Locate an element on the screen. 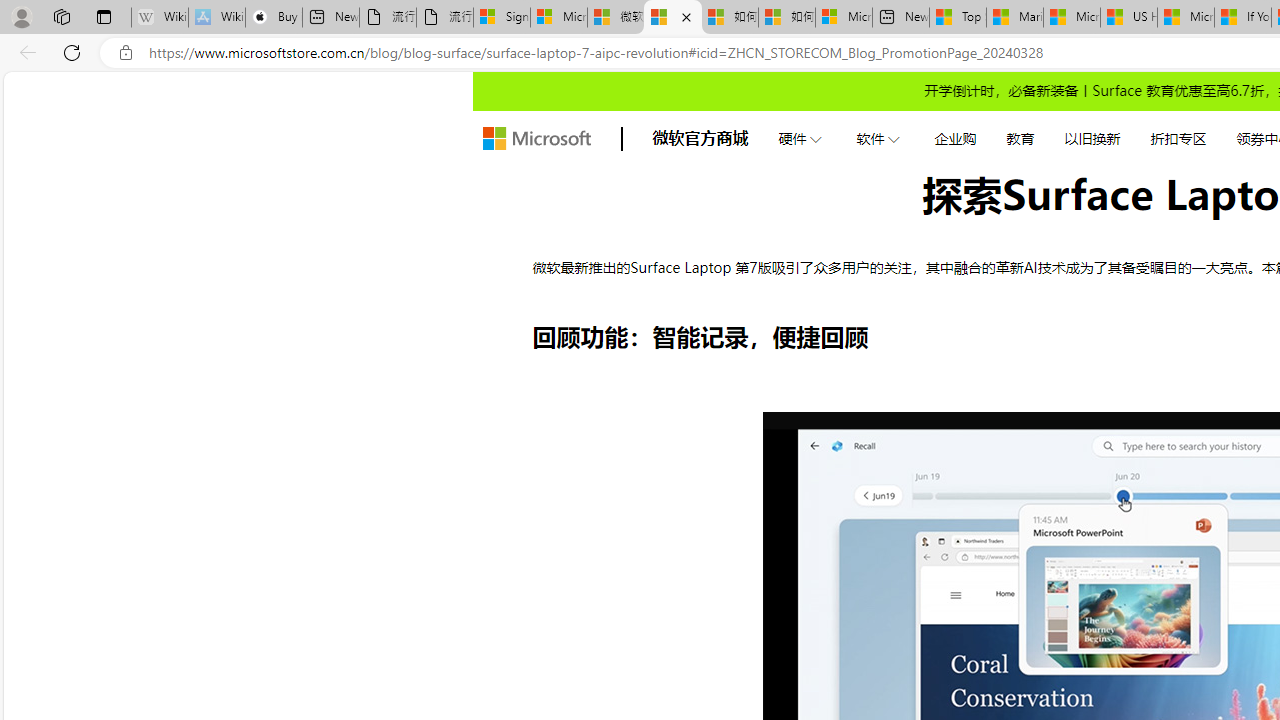 The image size is (1280, 720). 'Buy iPad - Apple' is located at coordinates (272, 17).